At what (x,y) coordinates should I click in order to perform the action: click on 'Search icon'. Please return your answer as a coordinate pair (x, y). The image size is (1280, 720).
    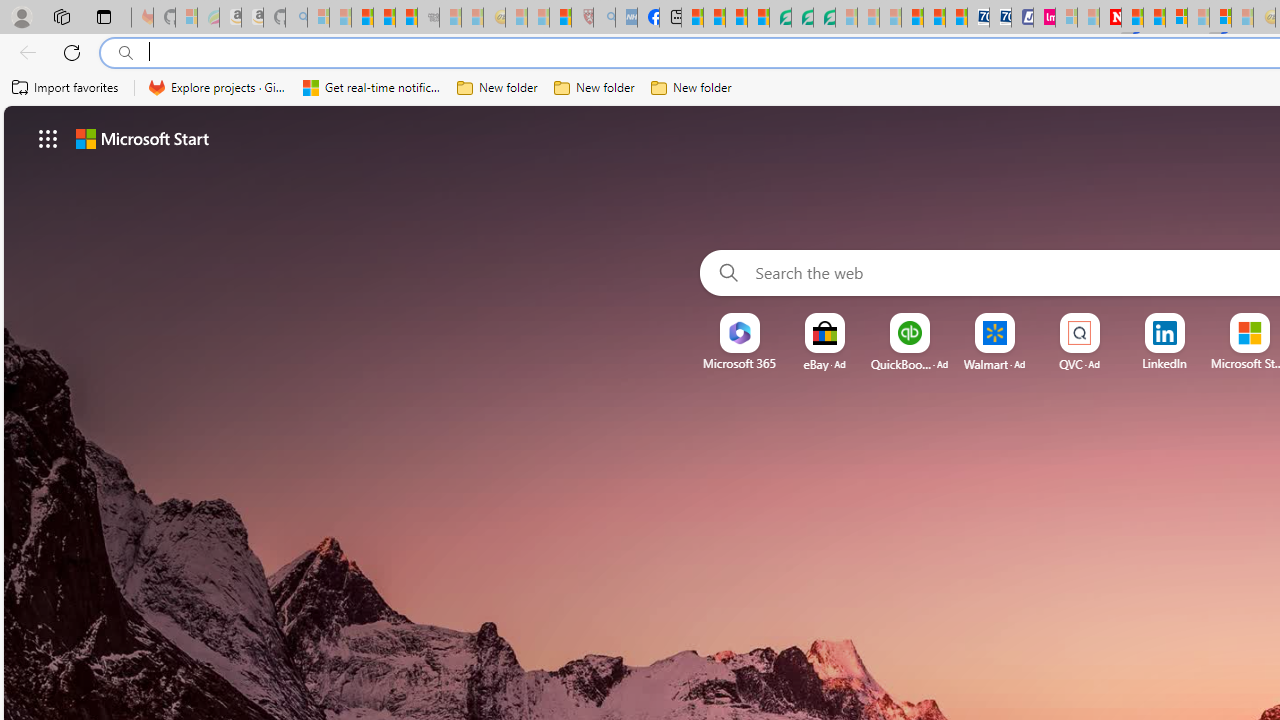
    Looking at the image, I should click on (125, 52).